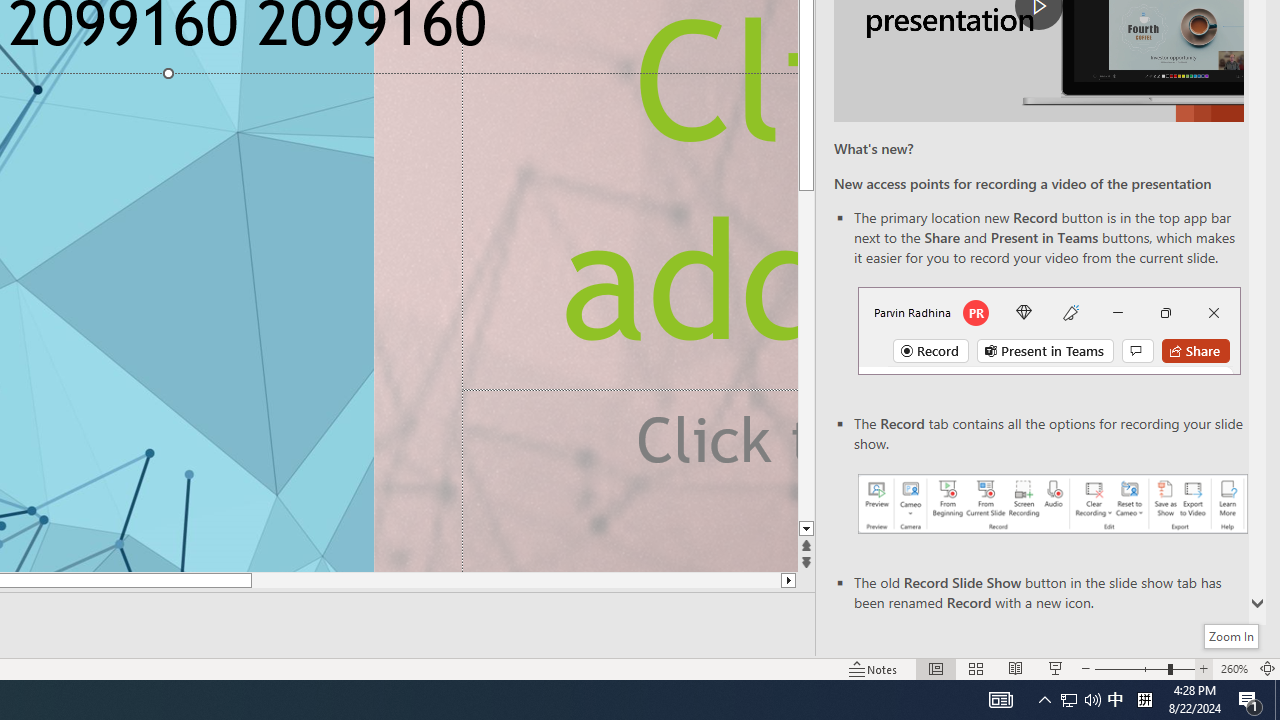 This screenshot has height=720, width=1280. I want to click on 'Slide Sorter', so click(976, 669).